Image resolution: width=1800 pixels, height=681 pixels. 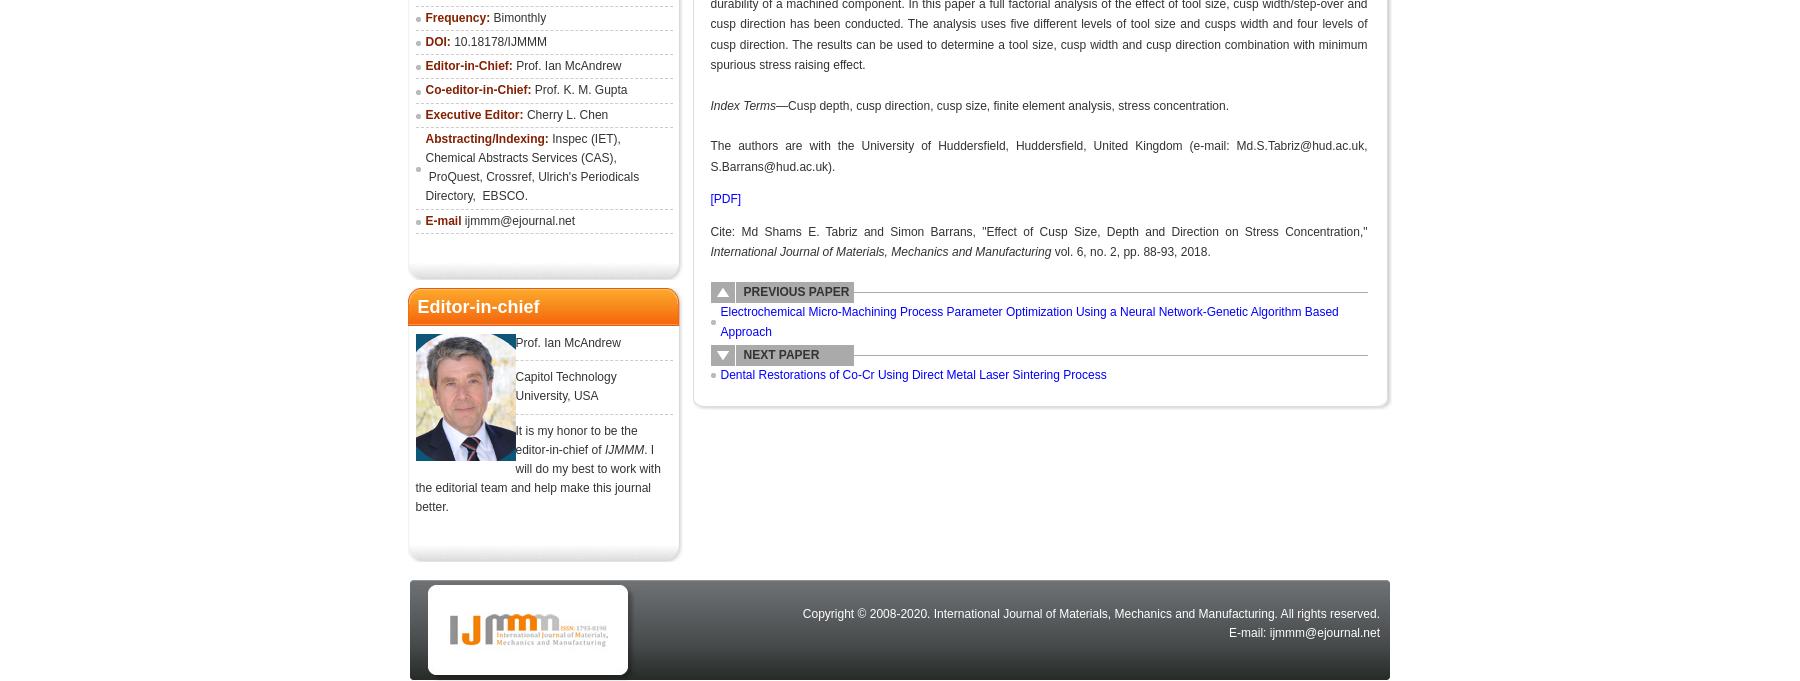 What do you see at coordinates (518, 220) in the screenshot?
I see `'ijmmm@ejournal.net'` at bounding box center [518, 220].